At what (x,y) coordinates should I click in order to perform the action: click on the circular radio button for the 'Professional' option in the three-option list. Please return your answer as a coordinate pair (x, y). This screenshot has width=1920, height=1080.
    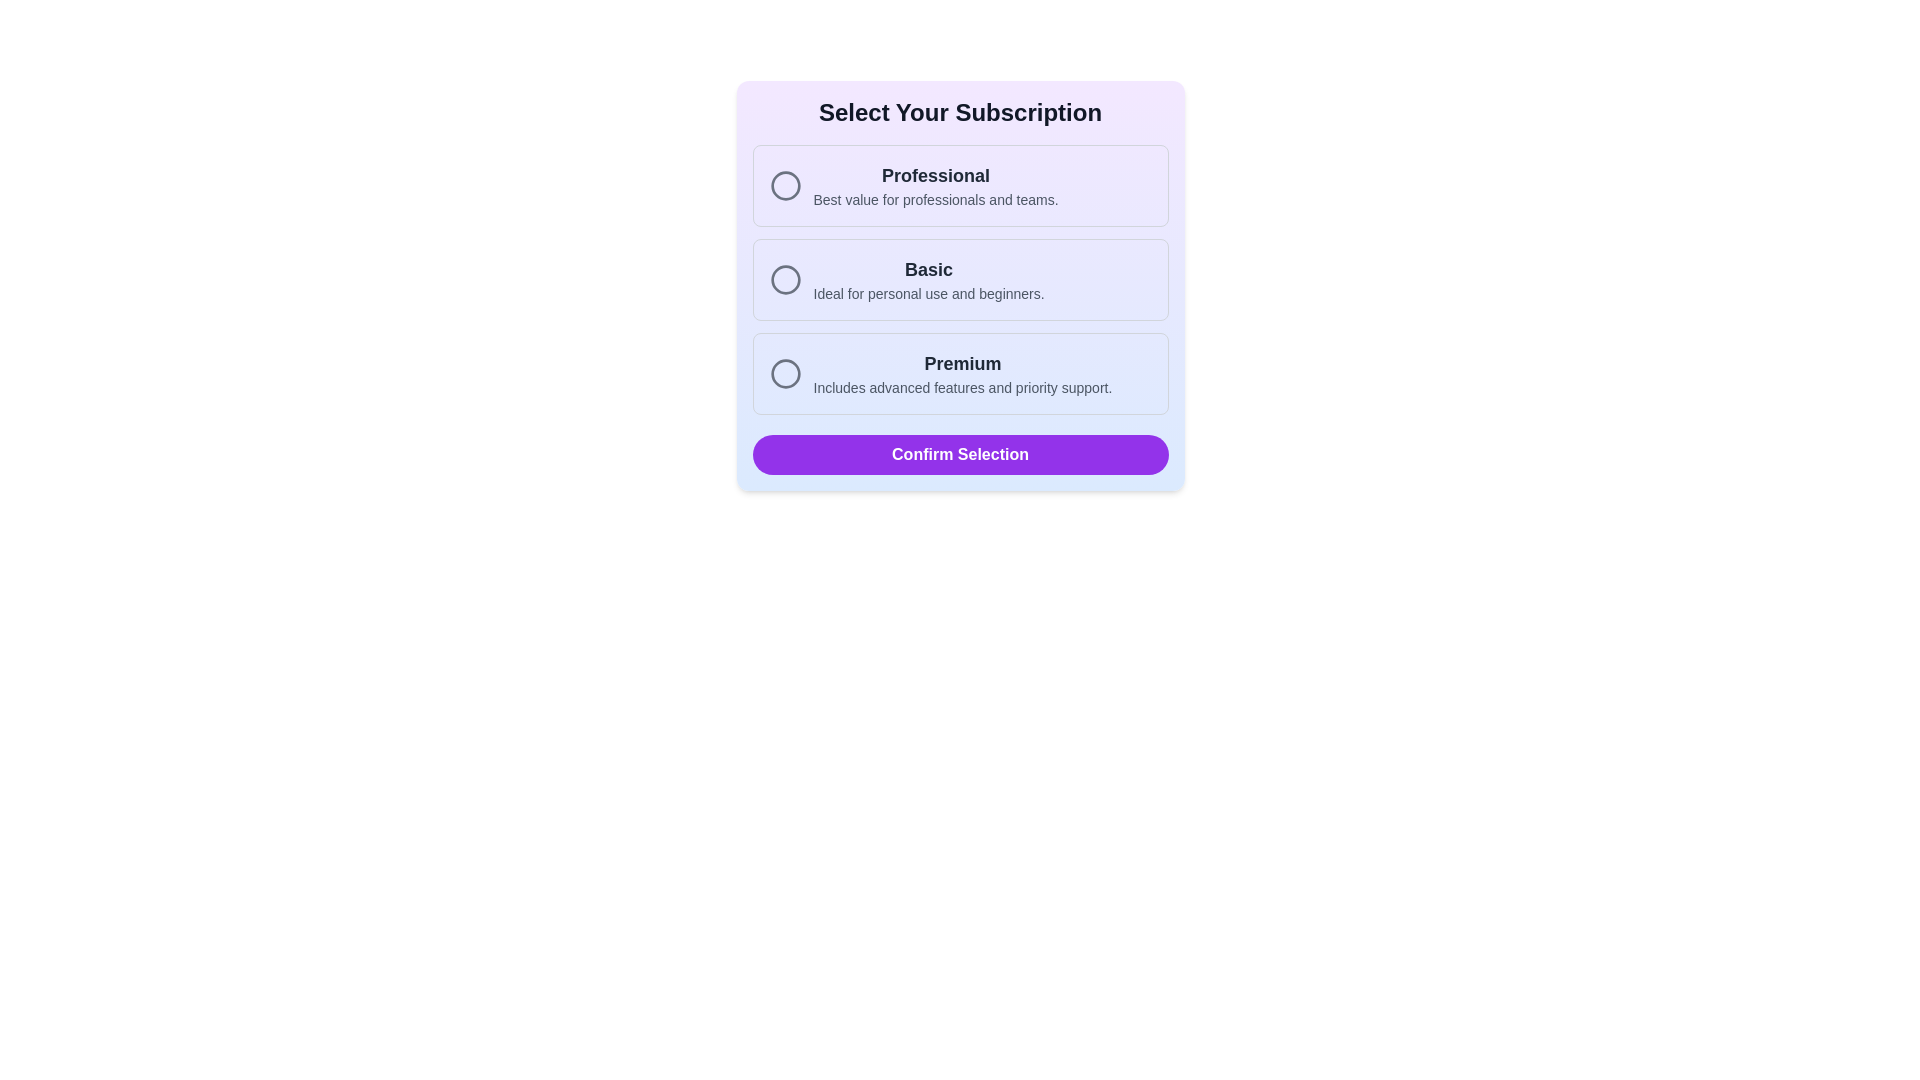
    Looking at the image, I should click on (784, 185).